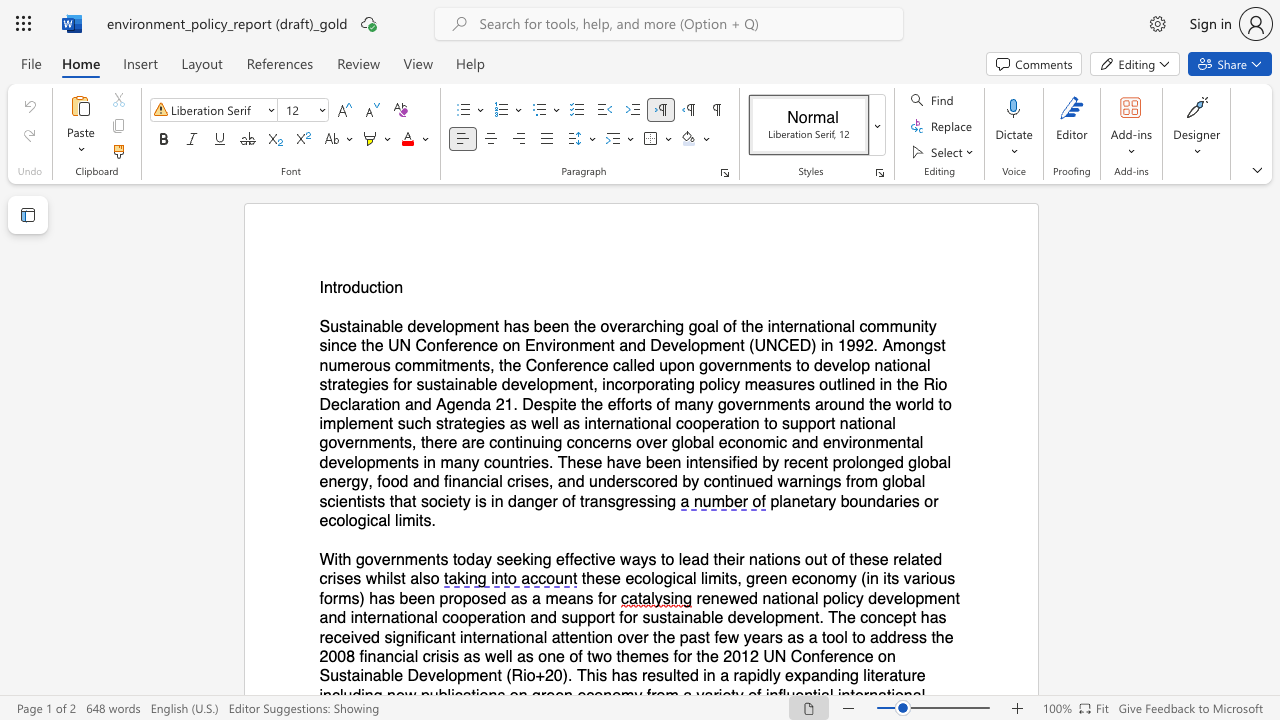 This screenshot has height=720, width=1280. Describe the element at coordinates (600, 422) in the screenshot. I see `the subset text "ernational cooperation to support national governments, there are continuing concerns over global economic and e" within the text "commitments, the Conference called upon governments to develop national strategies for sustainable development, incorporating policy measures outlined in the Rio Declaration and Agenda 21. Despite the efforts of many governments around the world to implement such strategies as well as international cooperation to support national governments, there are continuing concerns over global economic and environmental developments in many countries. These have been intensified by recent prolonged global energy,"` at that location.